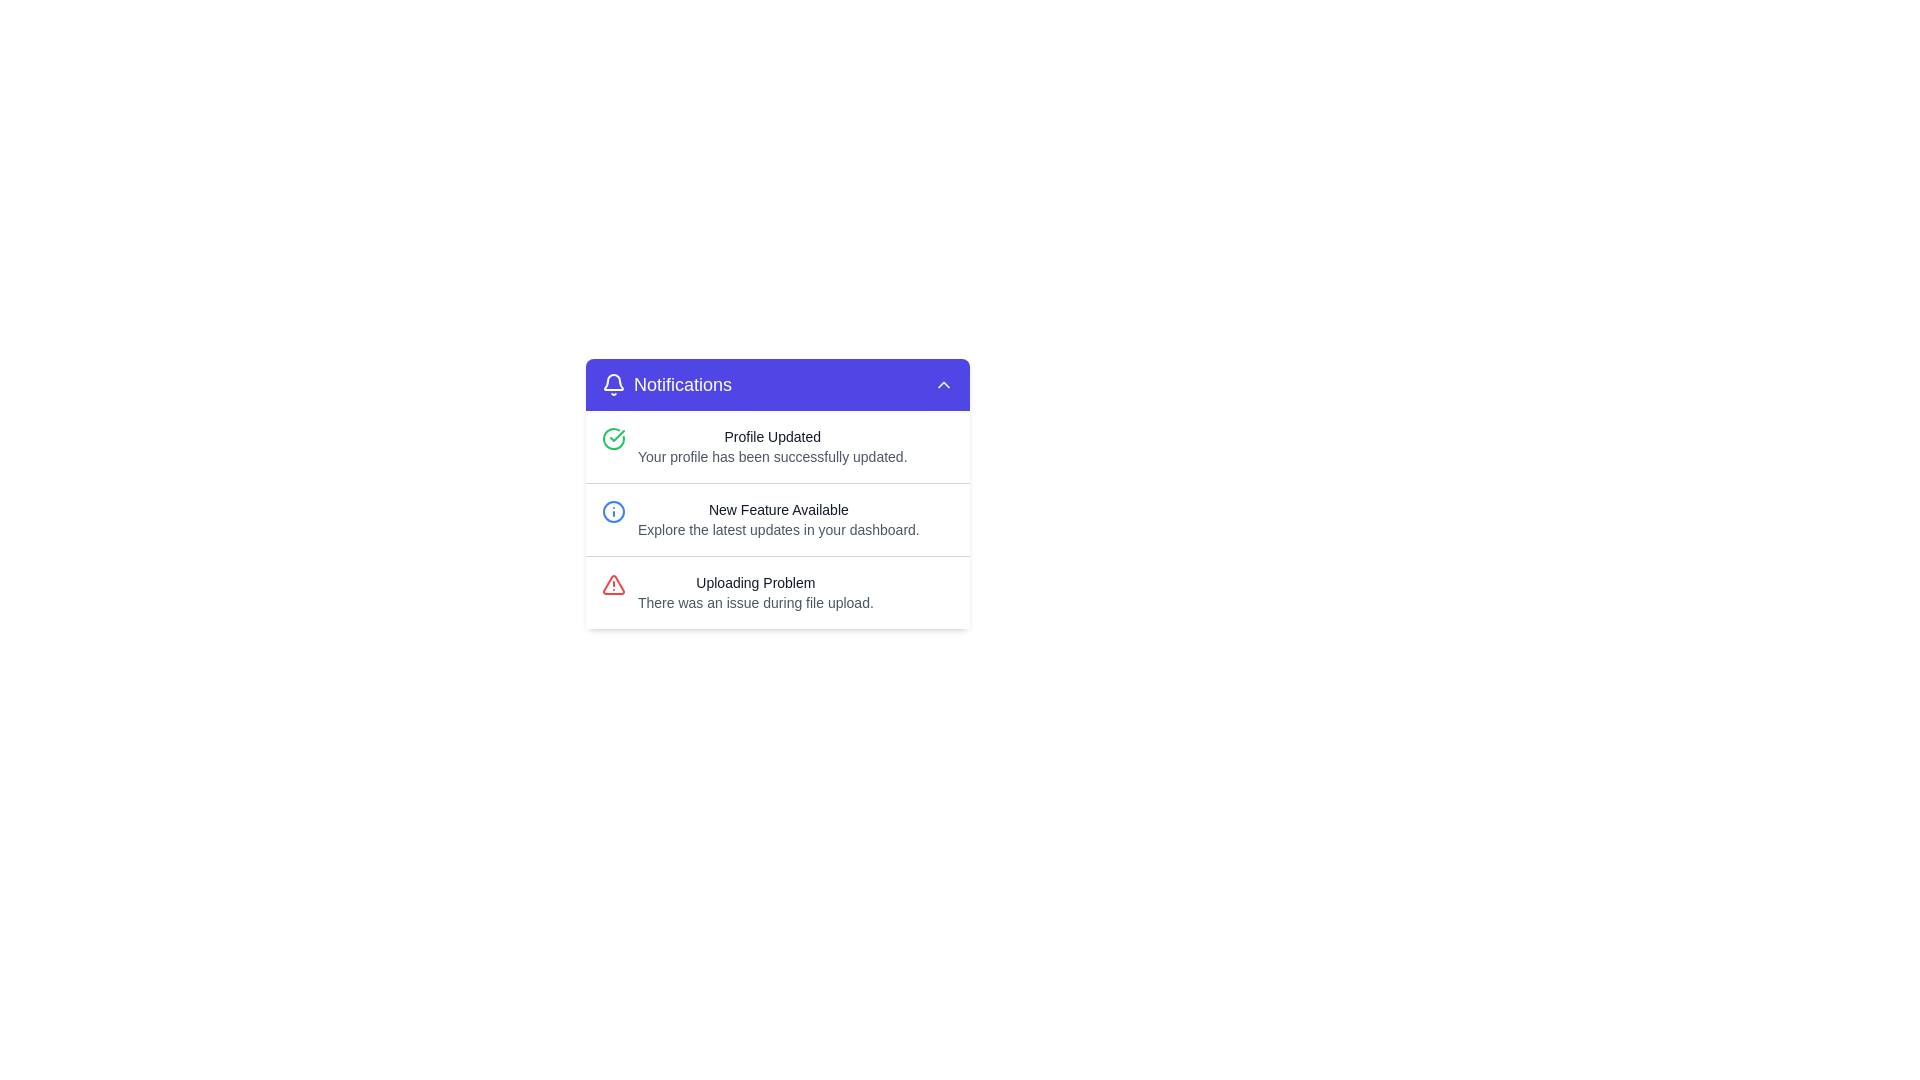 This screenshot has height=1080, width=1920. Describe the element at coordinates (771, 446) in the screenshot. I see `the 'Profile Updated' text display component, which is the first notification item in the list, indicating a successful profile update` at that location.